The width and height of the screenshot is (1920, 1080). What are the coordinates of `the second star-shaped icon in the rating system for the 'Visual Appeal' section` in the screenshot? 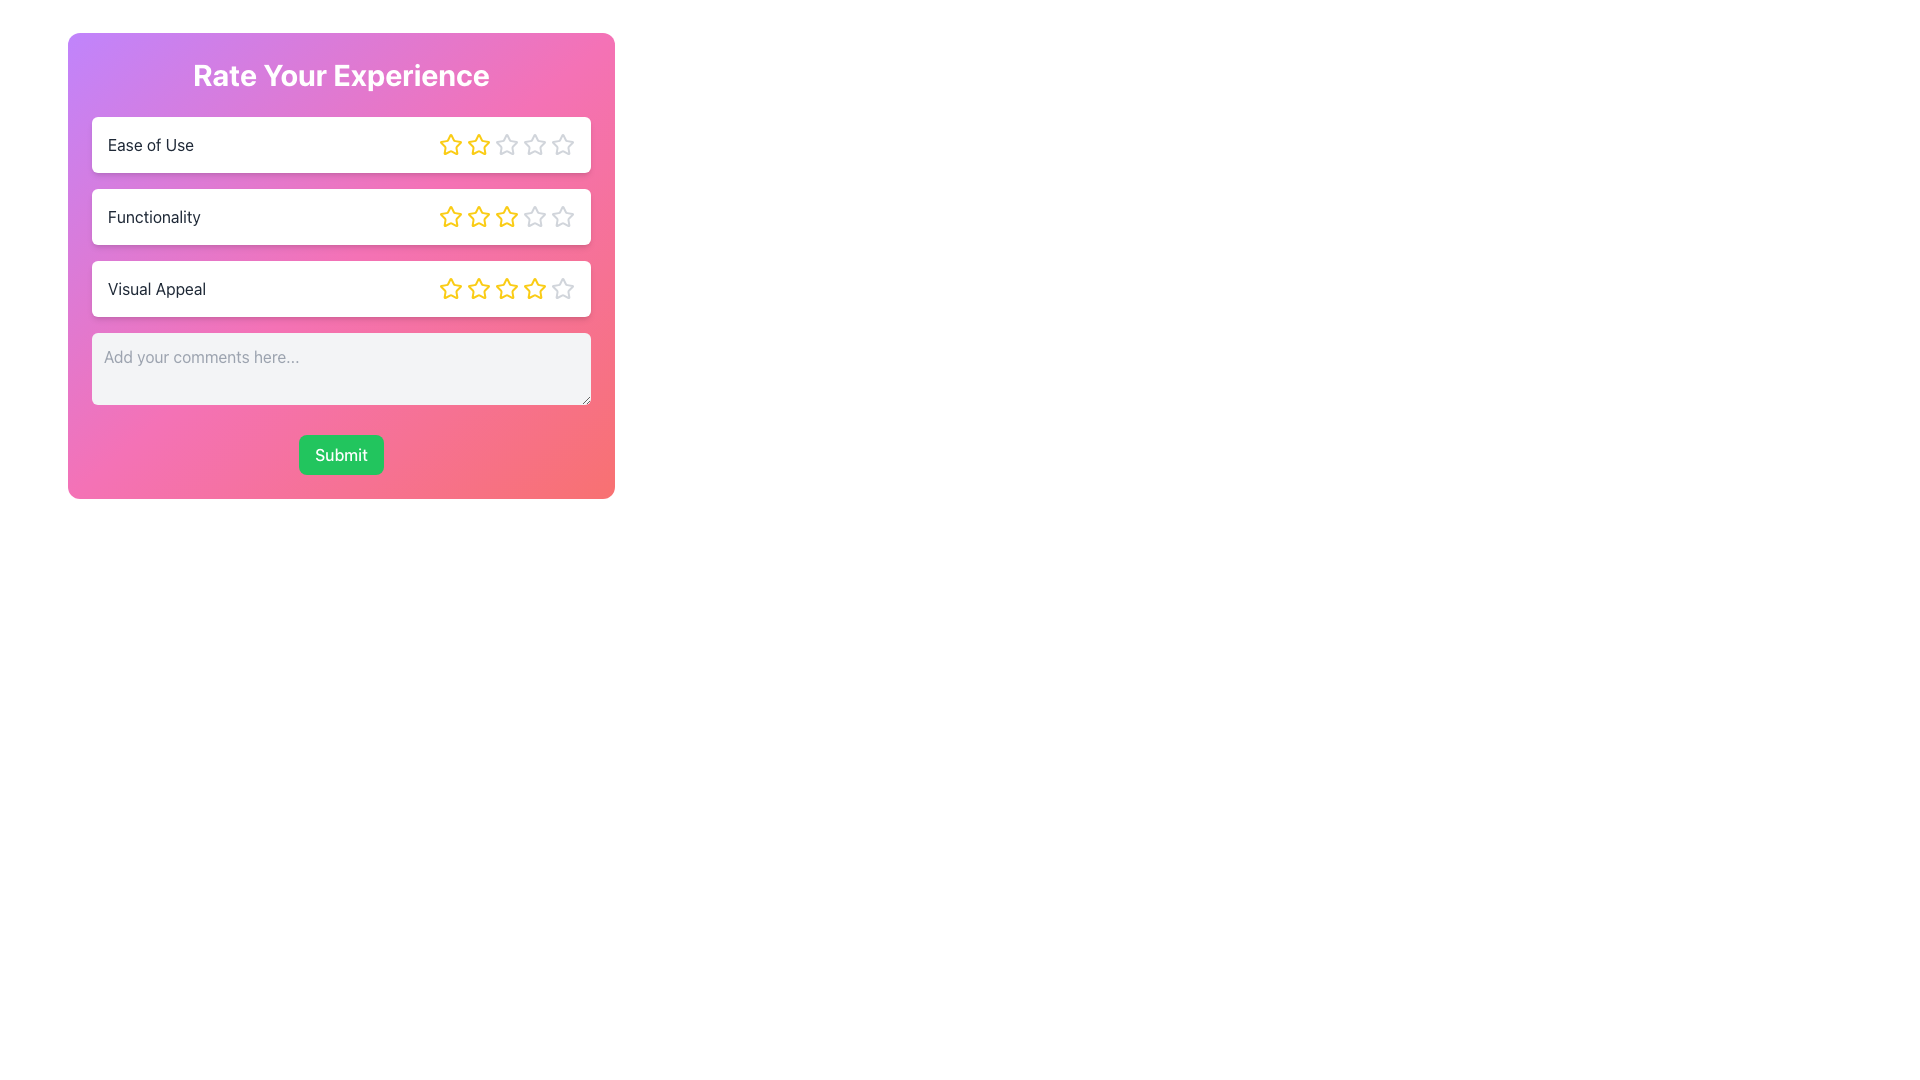 It's located at (478, 288).